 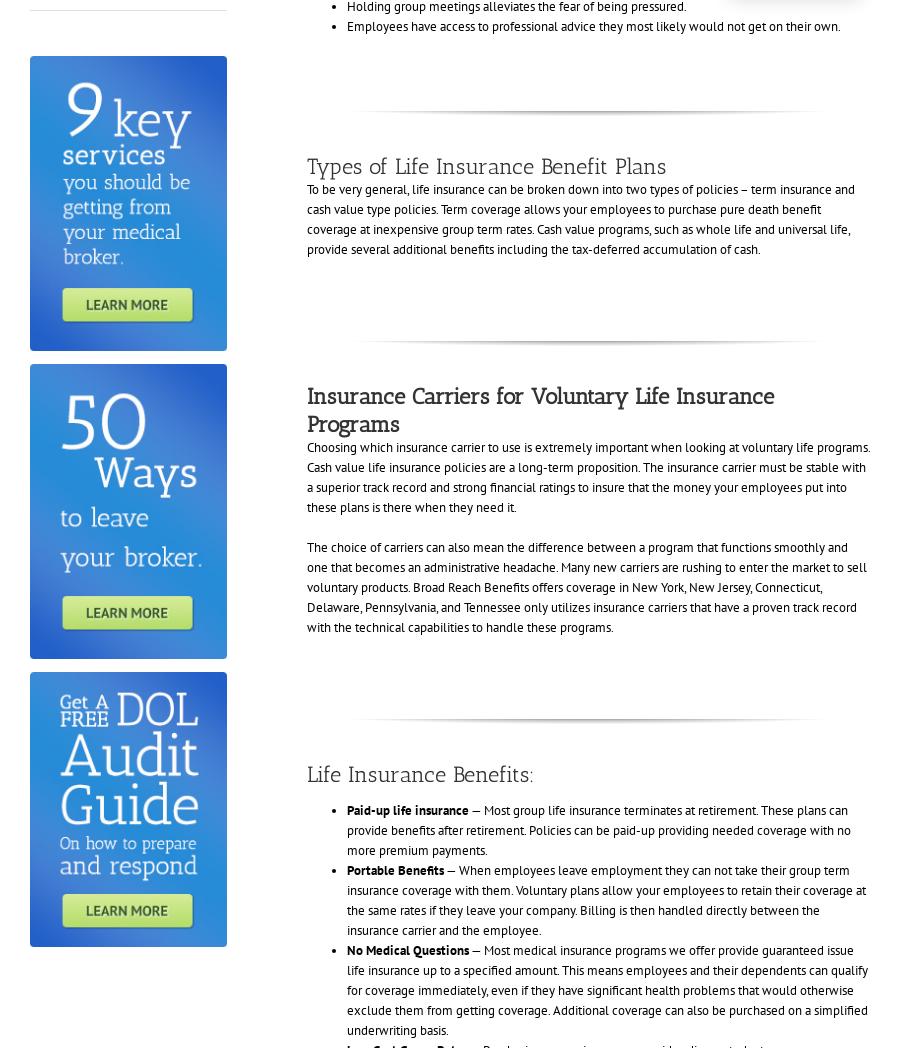 I want to click on '— When employees leave employment they can not take their group term insurance coverage with them. Voluntary plans allow your employees to retain their coverage at the same rates if they leave your company. Billing is then handled directly between the insurance carrier and the employee.', so click(x=605, y=898).